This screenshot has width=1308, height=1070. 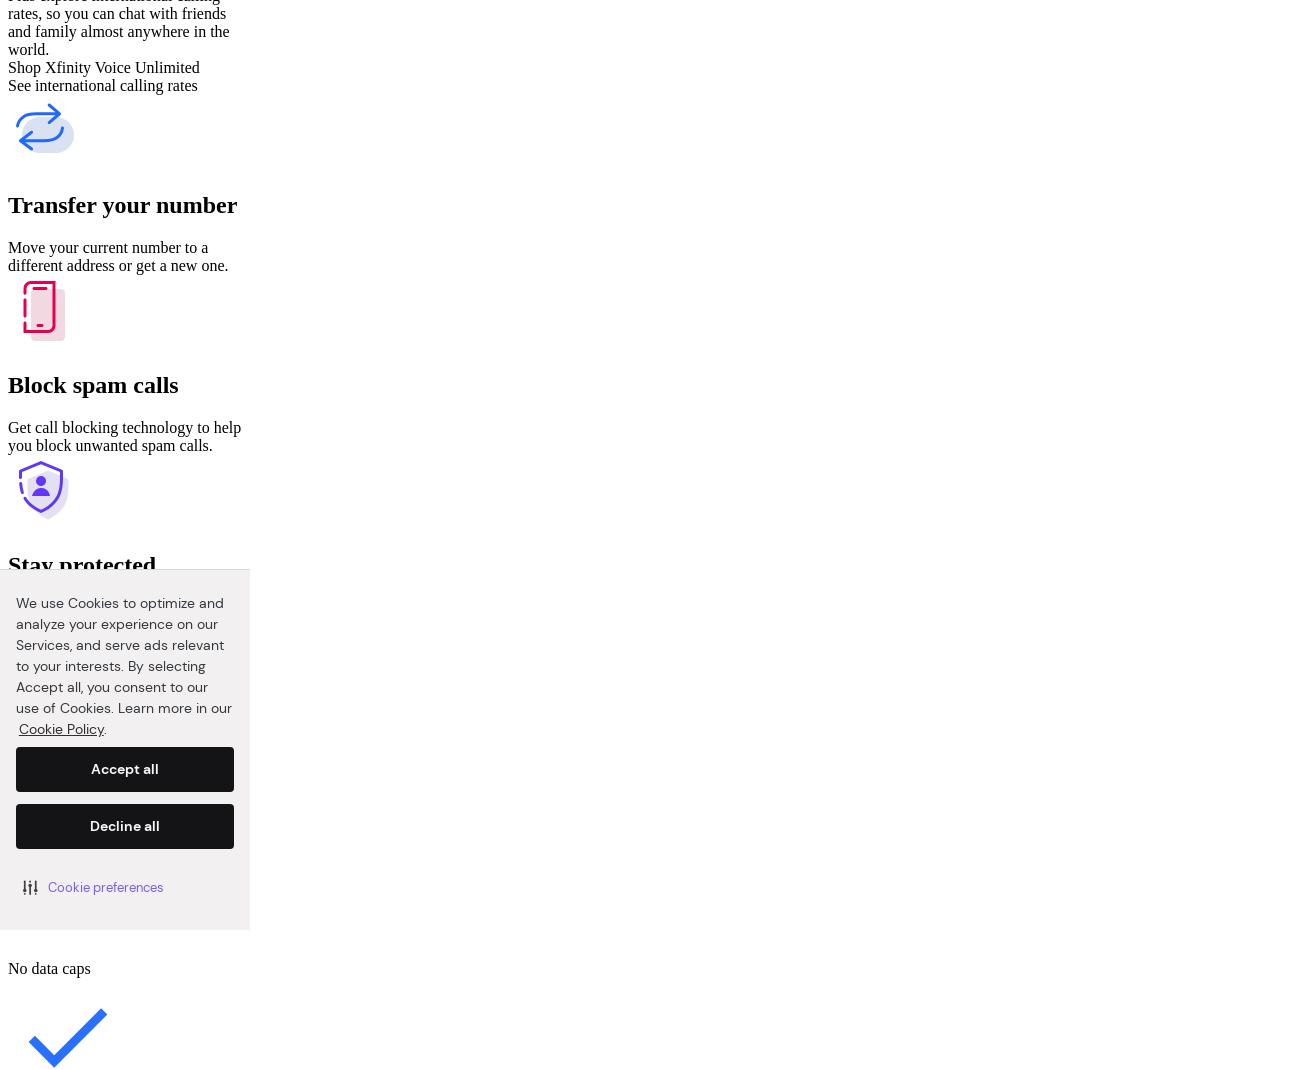 What do you see at coordinates (49, 967) in the screenshot?
I see `'No data caps'` at bounding box center [49, 967].